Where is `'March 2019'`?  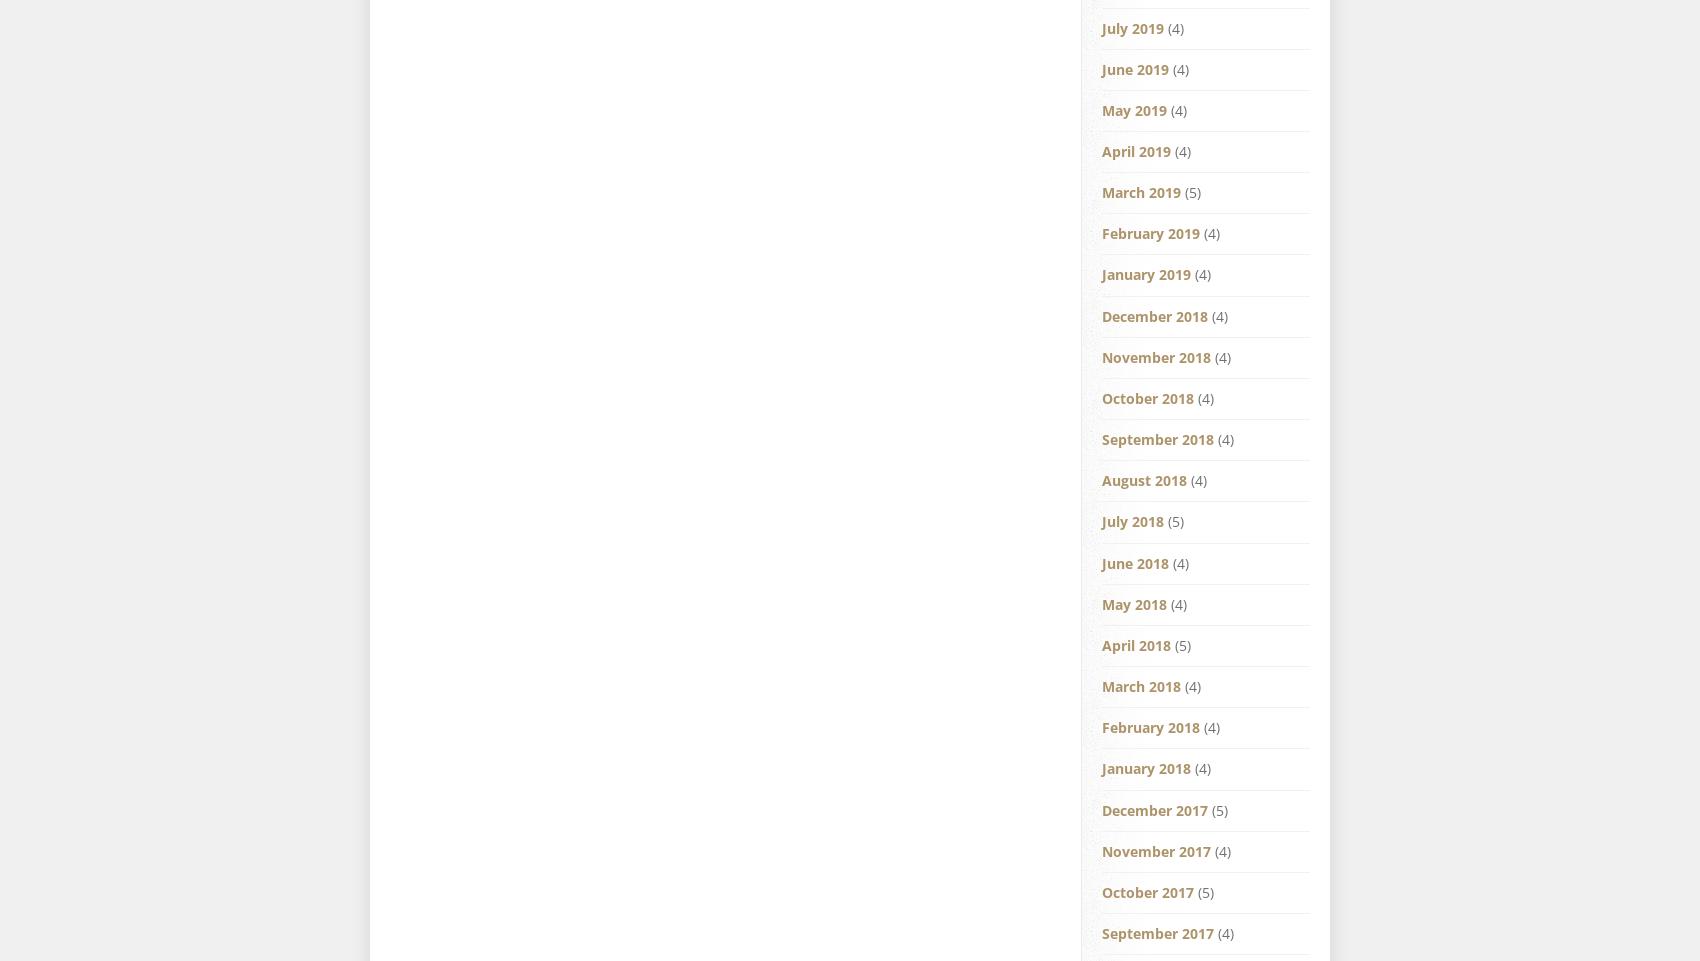 'March 2019' is located at coordinates (1141, 192).